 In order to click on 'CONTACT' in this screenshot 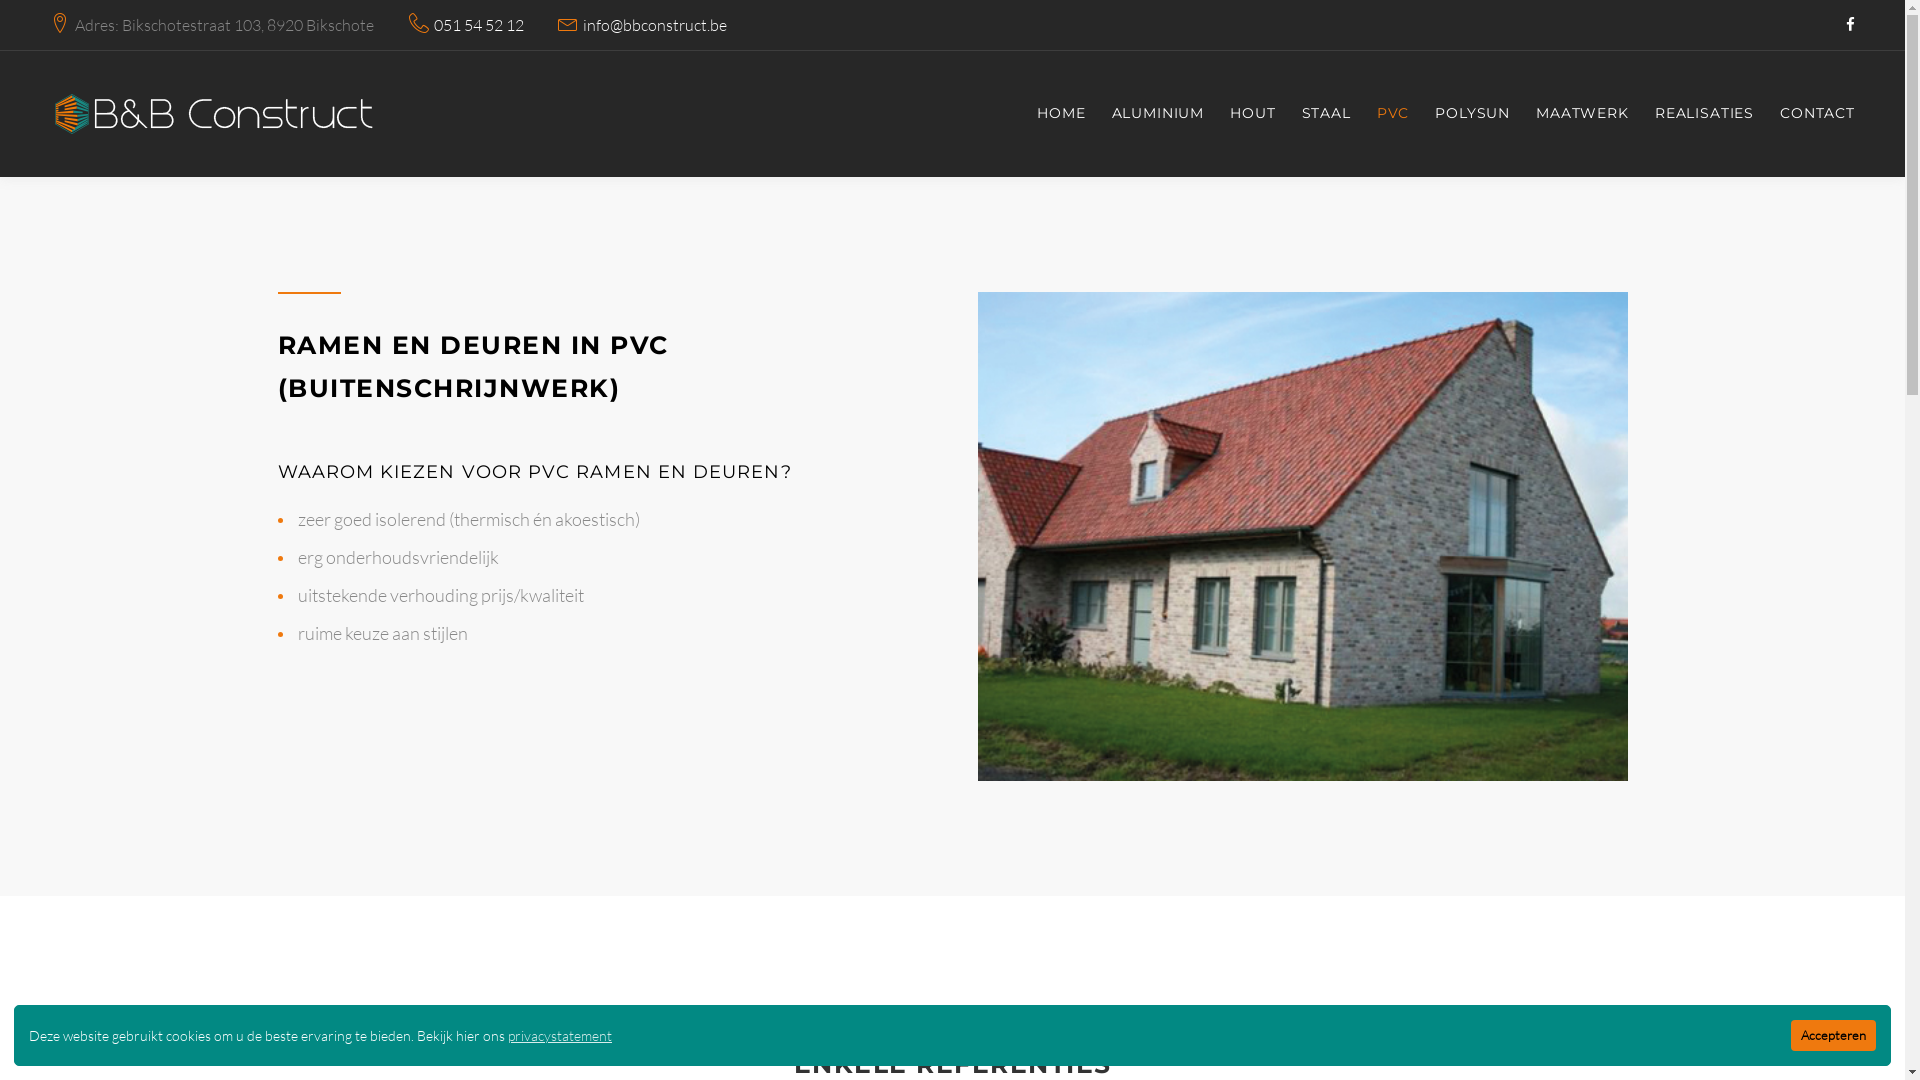, I will do `click(1817, 114)`.